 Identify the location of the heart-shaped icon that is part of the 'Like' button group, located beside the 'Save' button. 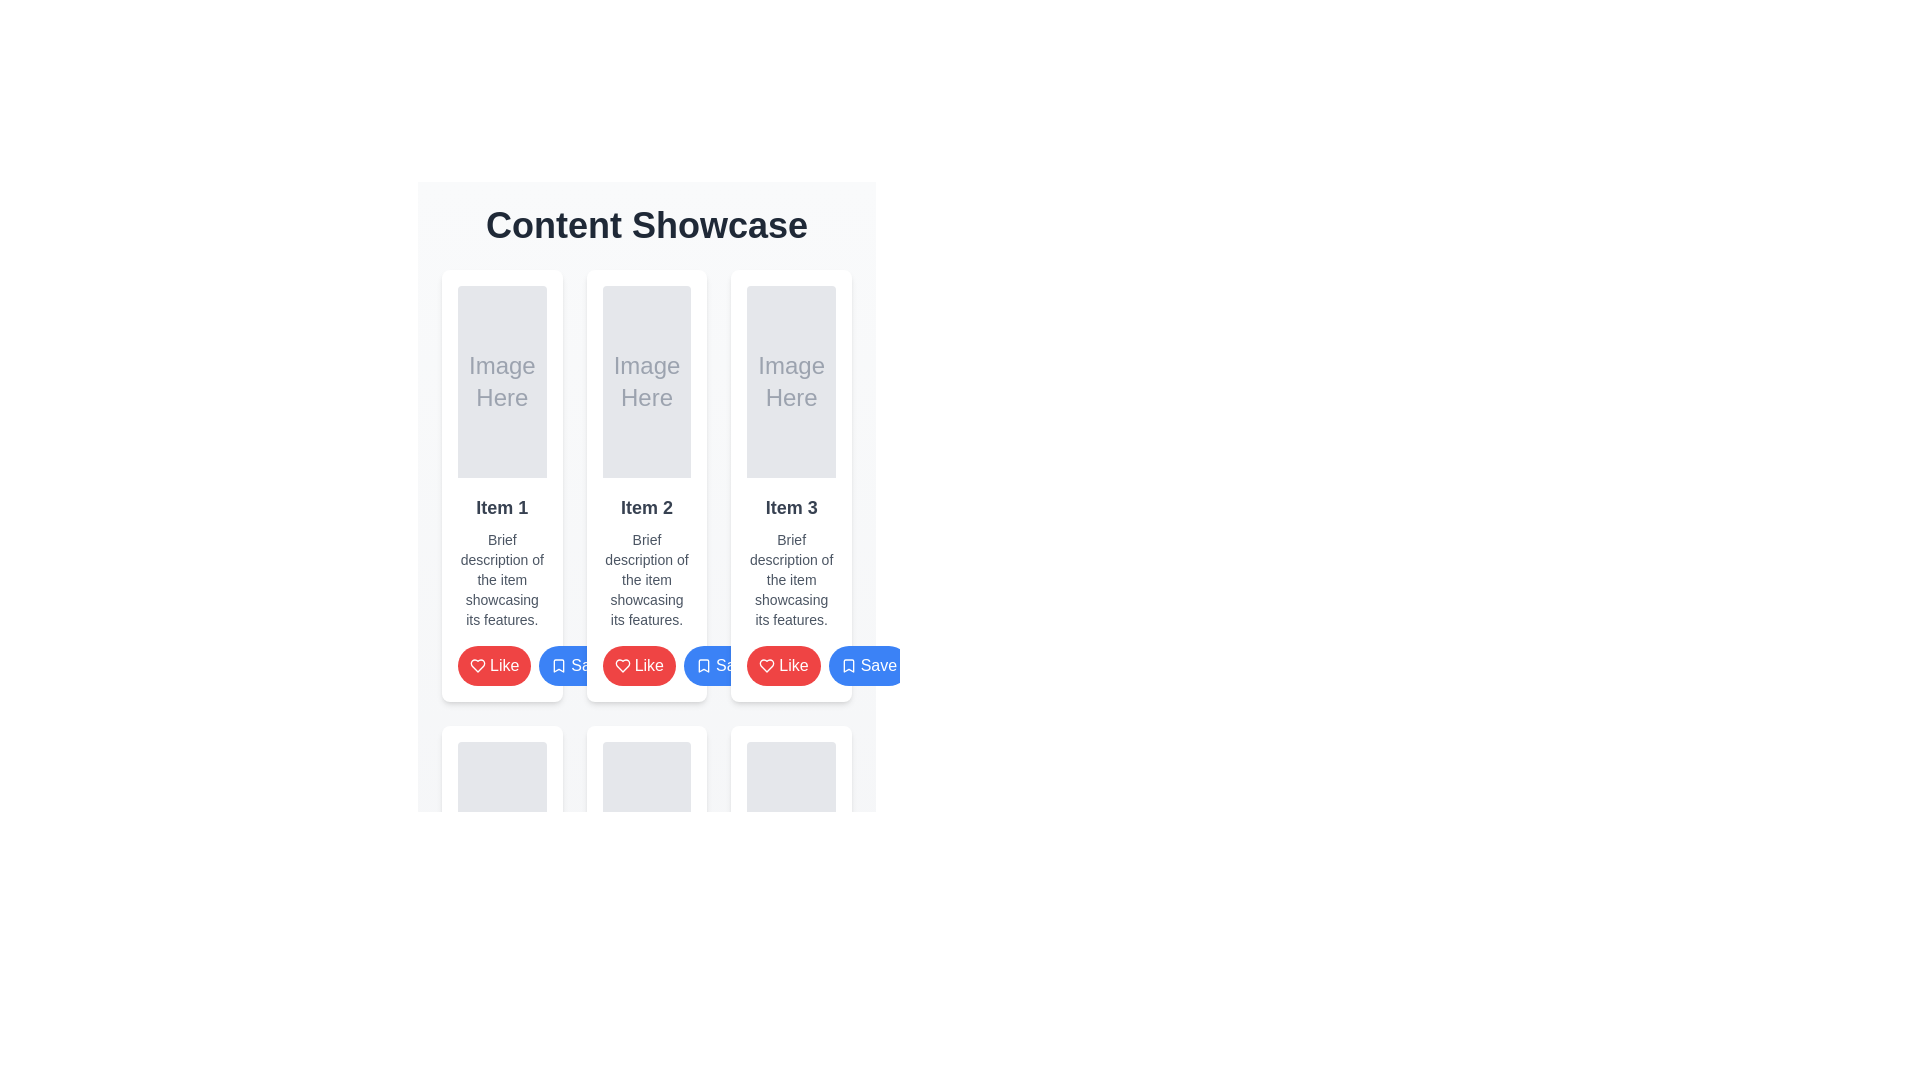
(621, 666).